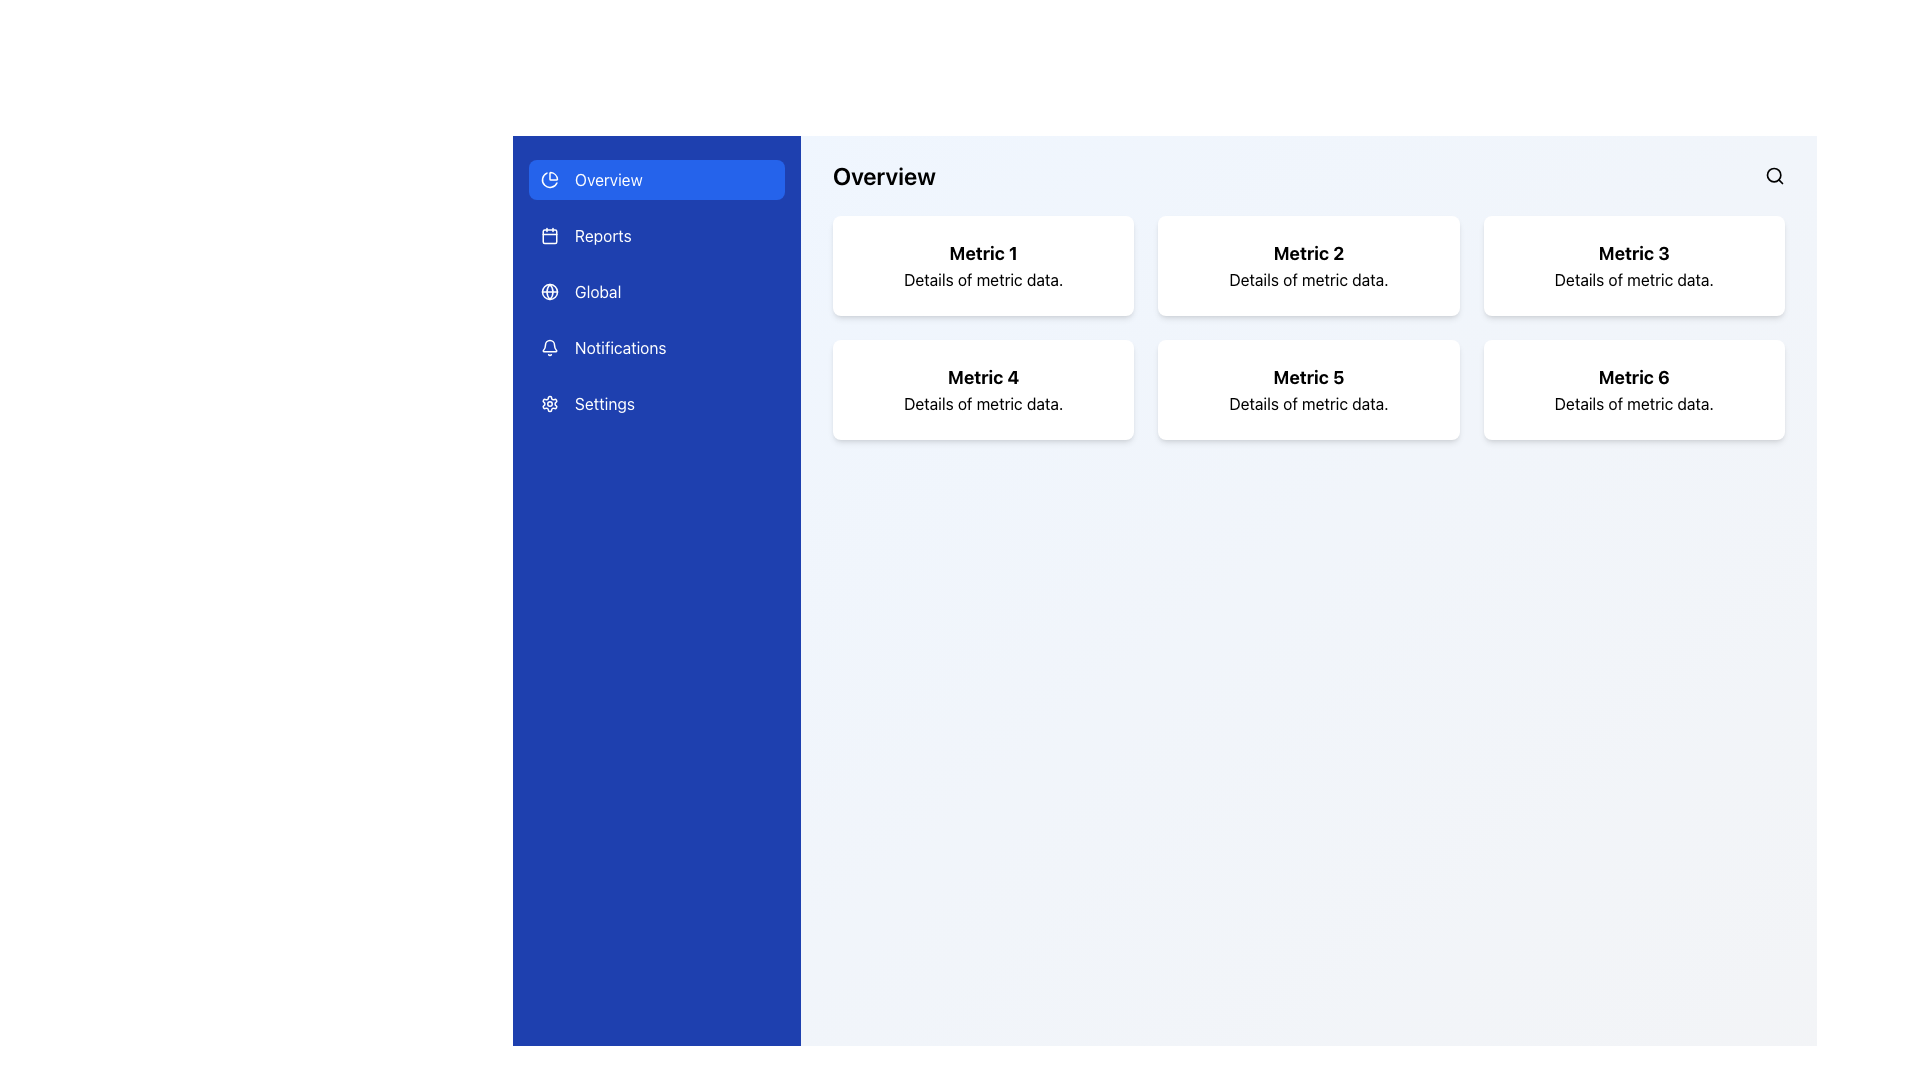 Image resolution: width=1920 pixels, height=1080 pixels. I want to click on the displayed information on the Informational Card labeled 'Metric 1', which is positioned in the top-left corner of a 3-column grid layout, so click(983, 265).